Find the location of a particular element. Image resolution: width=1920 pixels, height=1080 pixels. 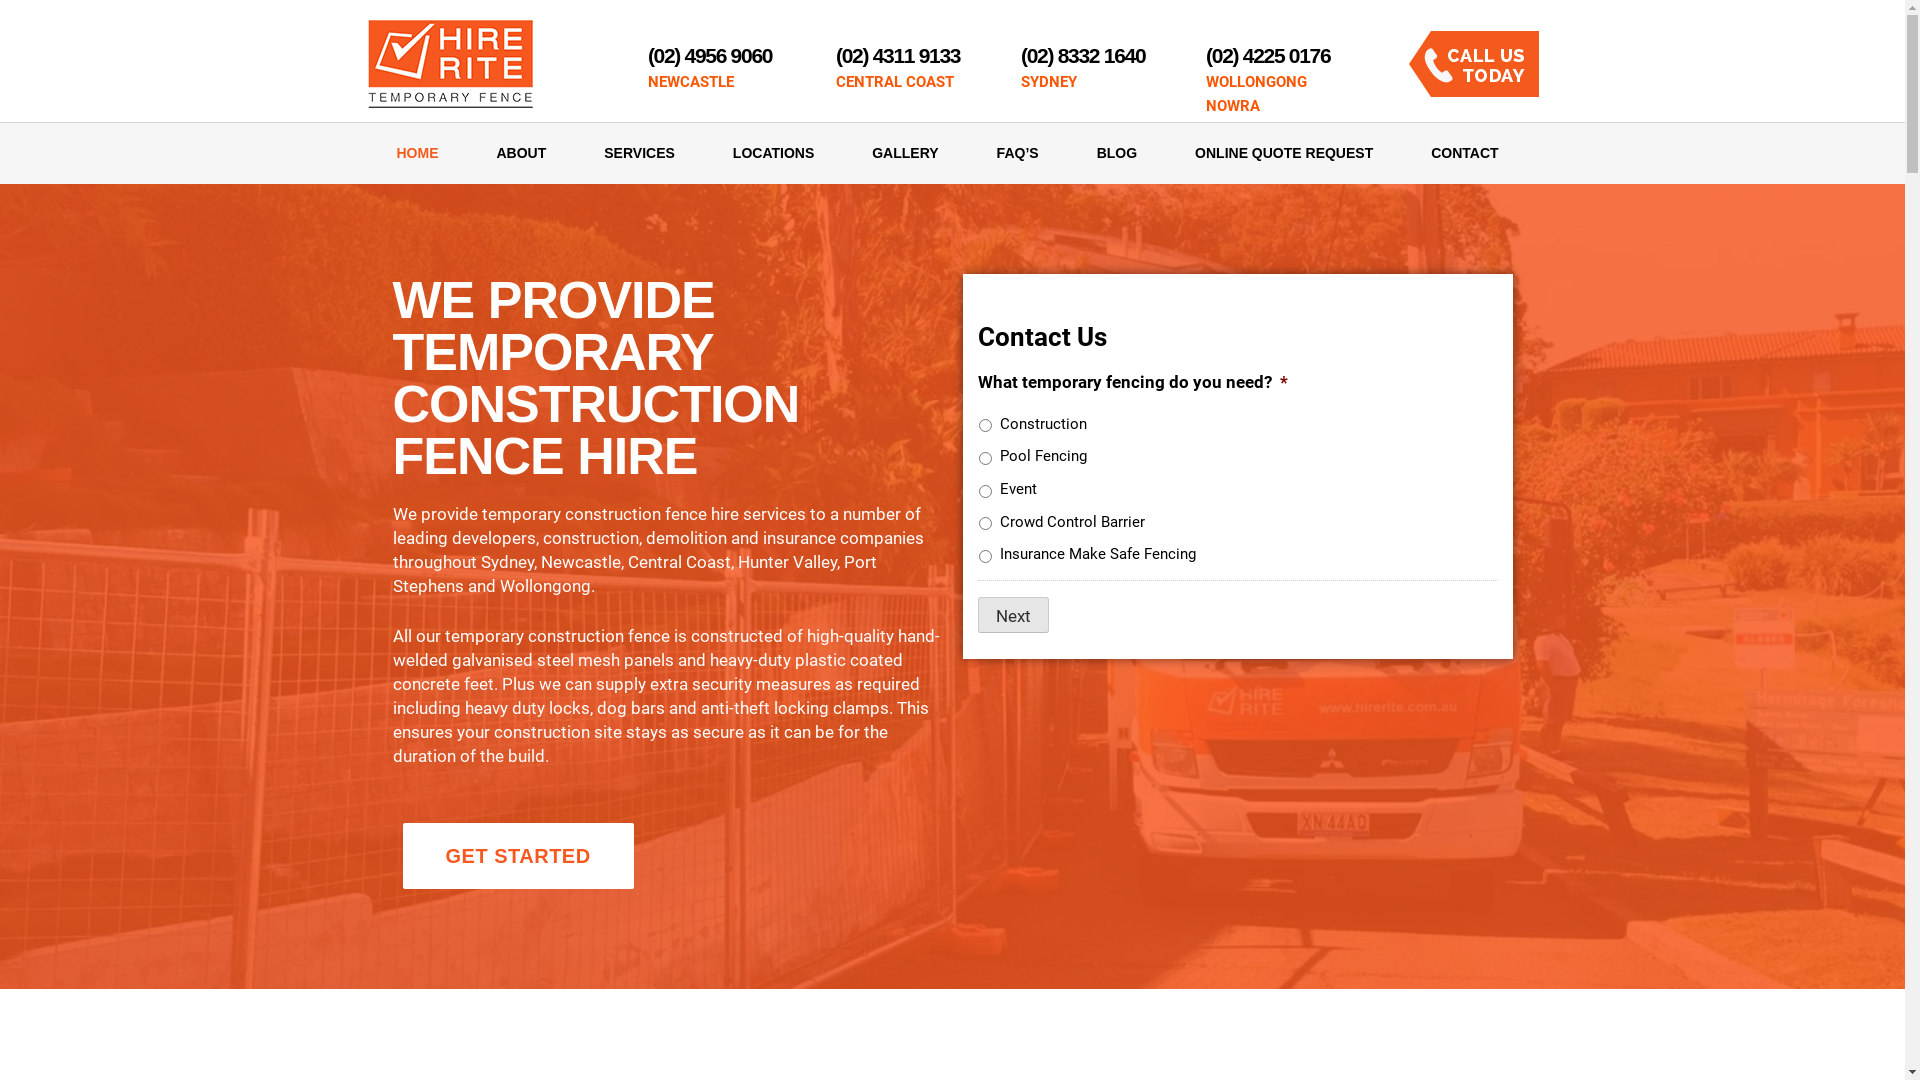

'LOCATIONS' is located at coordinates (704, 152).